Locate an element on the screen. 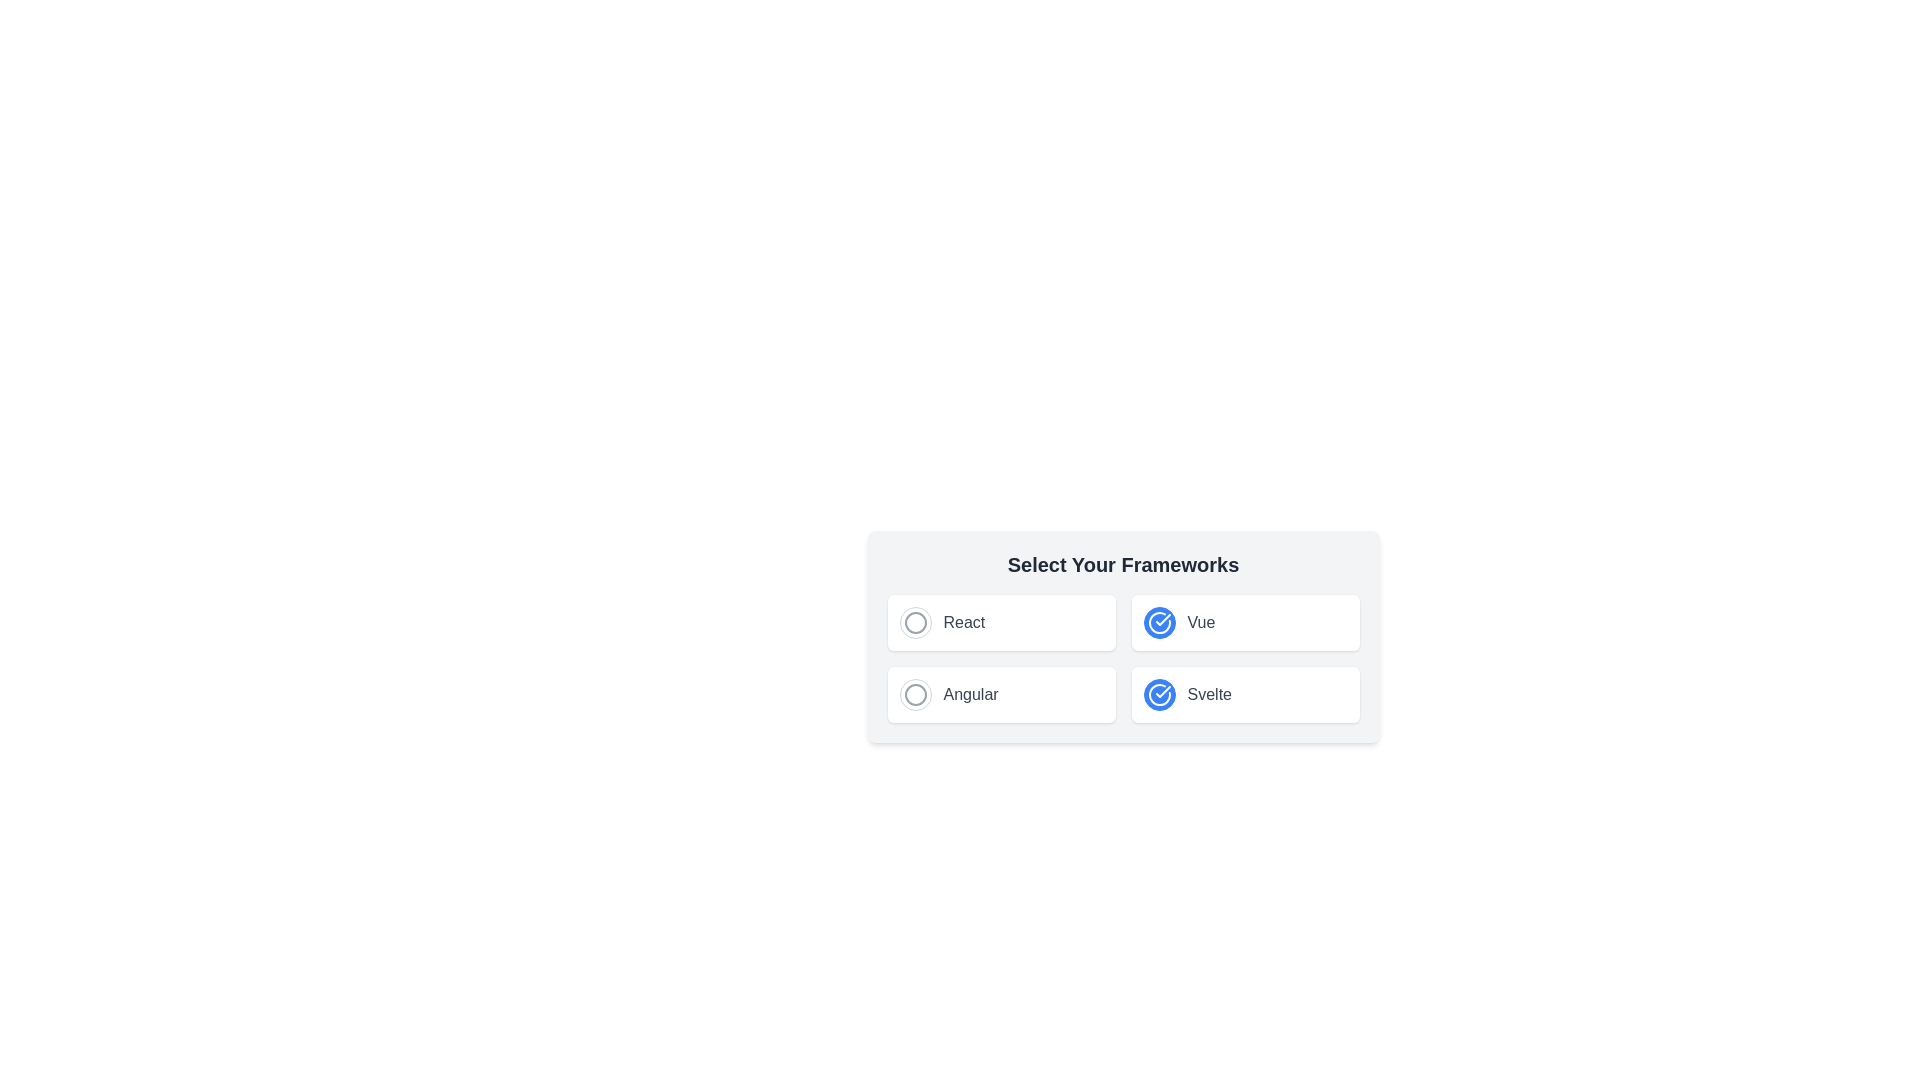 This screenshot has height=1080, width=1920. the 'Svelte' framework selection icon is located at coordinates (1159, 693).